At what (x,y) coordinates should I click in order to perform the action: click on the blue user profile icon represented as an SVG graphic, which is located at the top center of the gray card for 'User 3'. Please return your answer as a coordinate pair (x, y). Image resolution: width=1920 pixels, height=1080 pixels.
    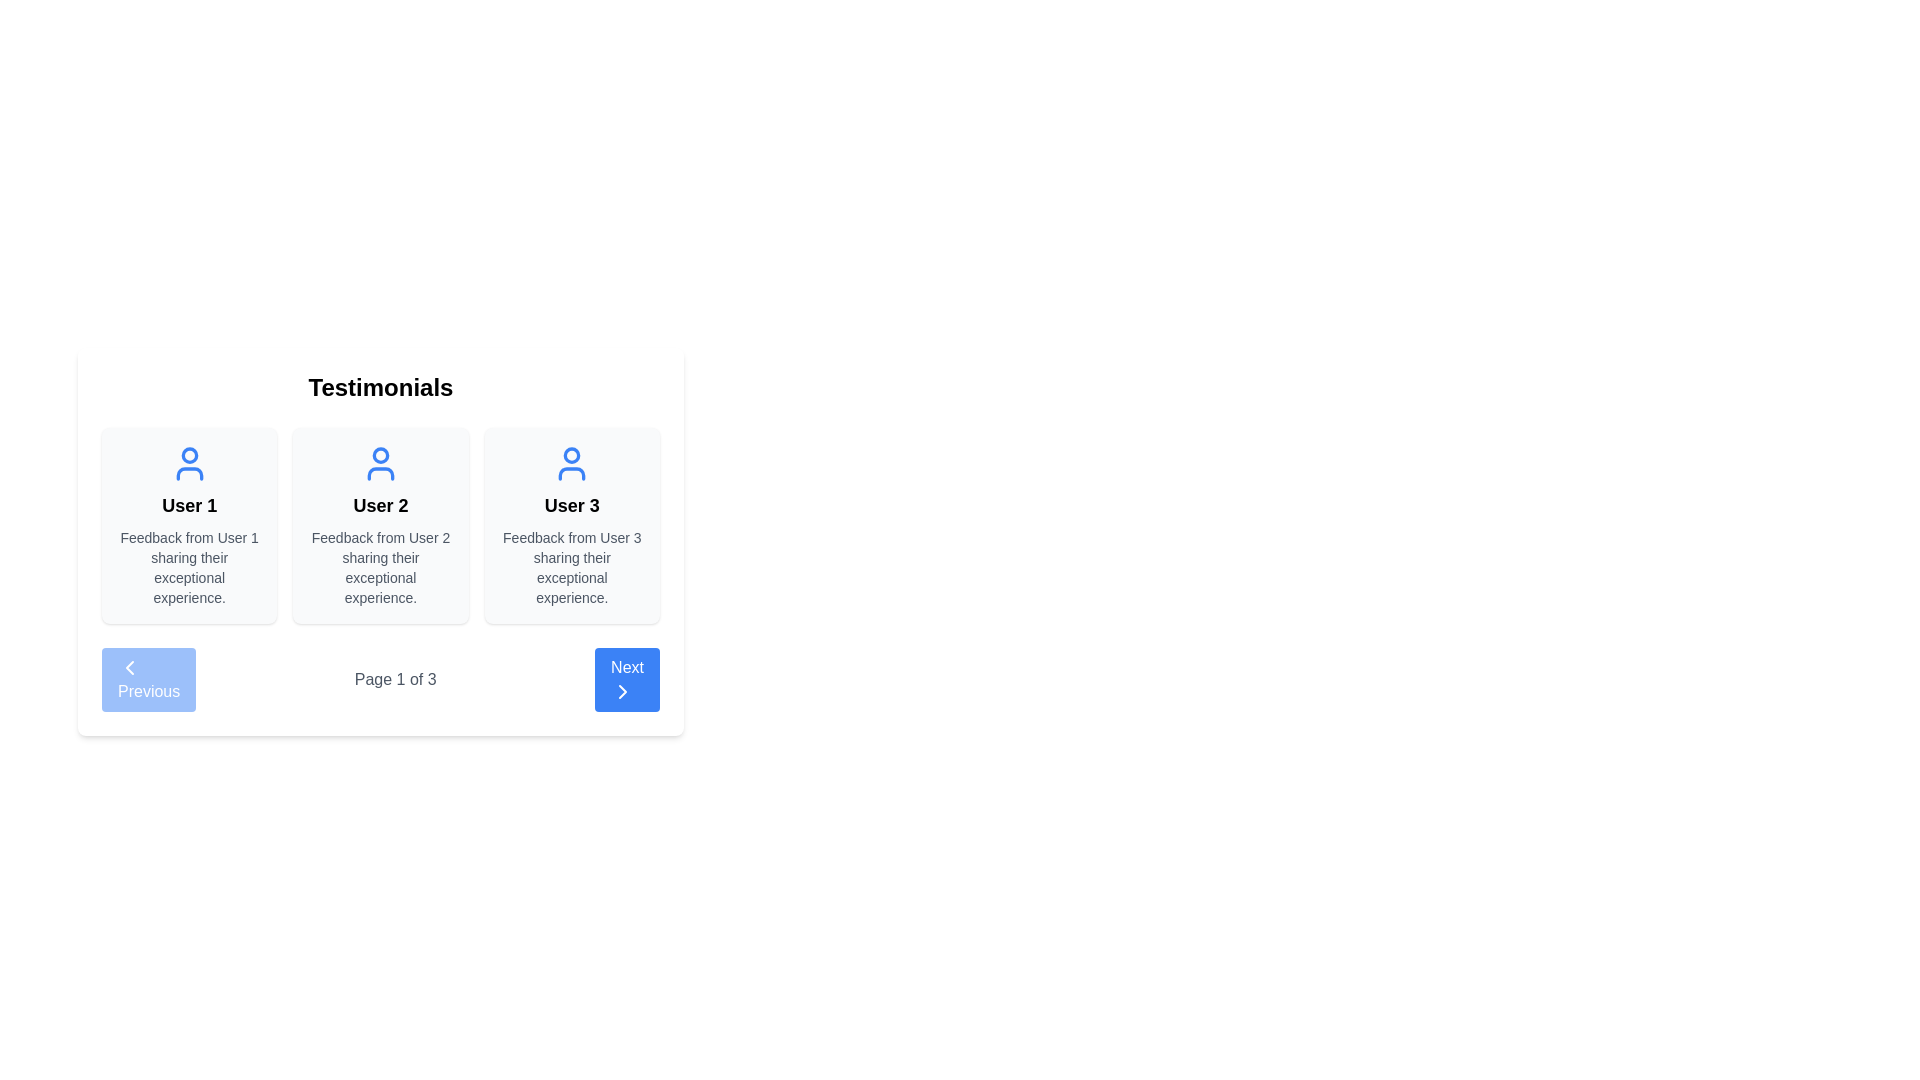
    Looking at the image, I should click on (571, 463).